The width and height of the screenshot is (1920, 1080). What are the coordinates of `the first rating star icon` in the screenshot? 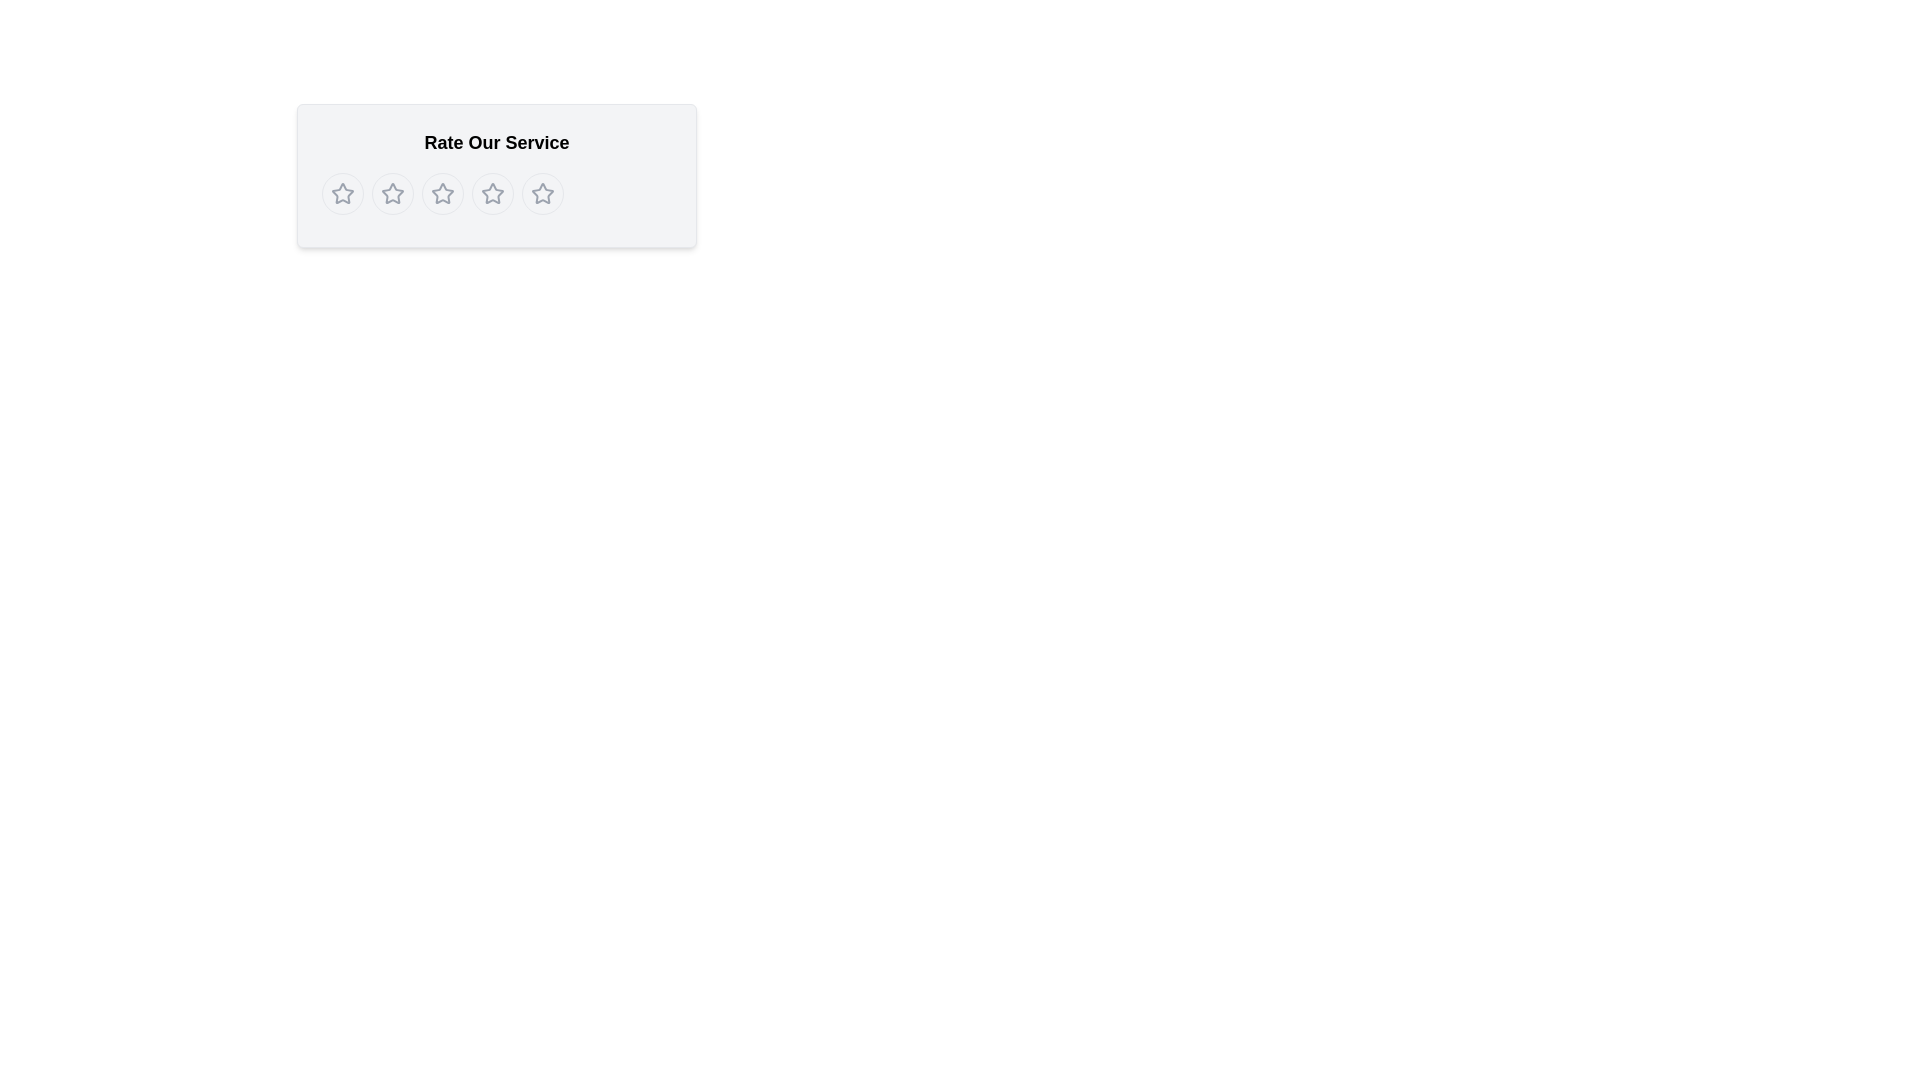 It's located at (342, 193).